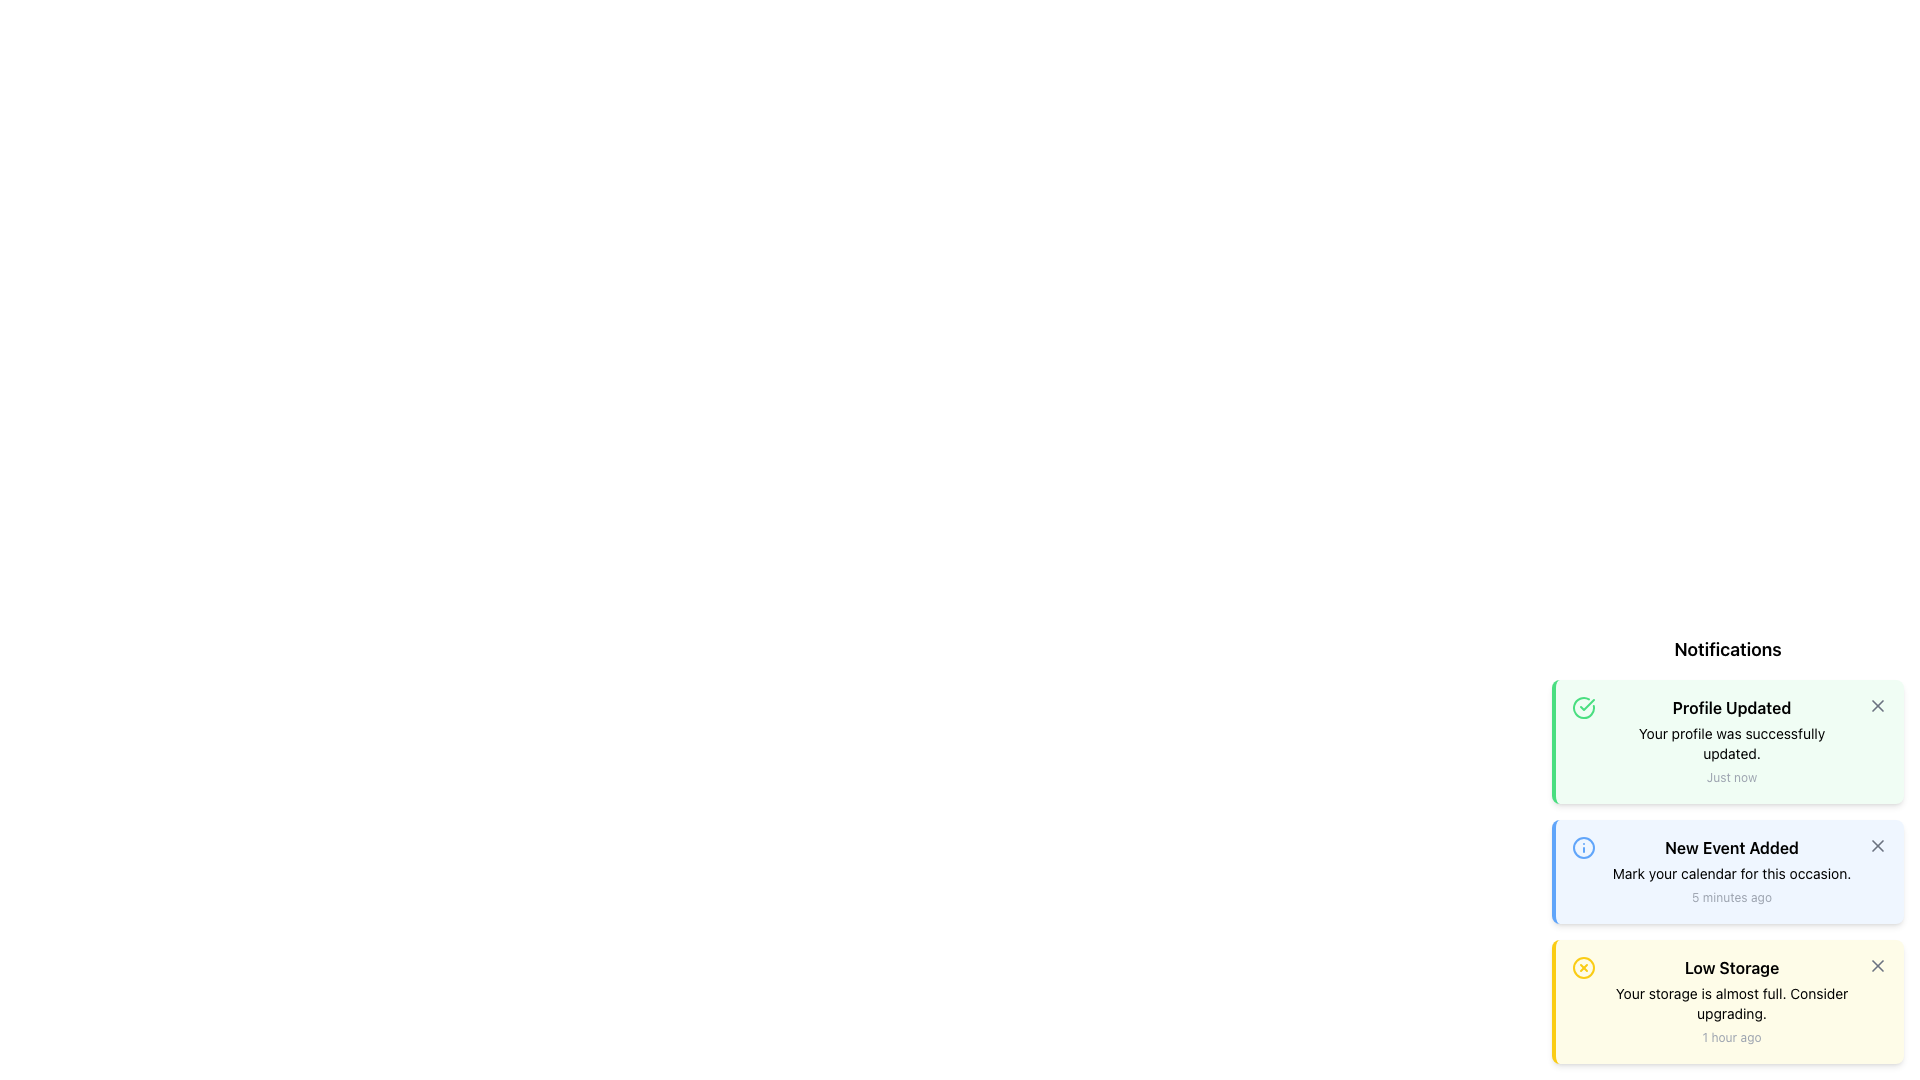 The width and height of the screenshot is (1920, 1080). What do you see at coordinates (1876, 704) in the screenshot?
I see `the small gray 'X' button in the top-right corner of the 'Profile Updated' notification card to observe the style change` at bounding box center [1876, 704].